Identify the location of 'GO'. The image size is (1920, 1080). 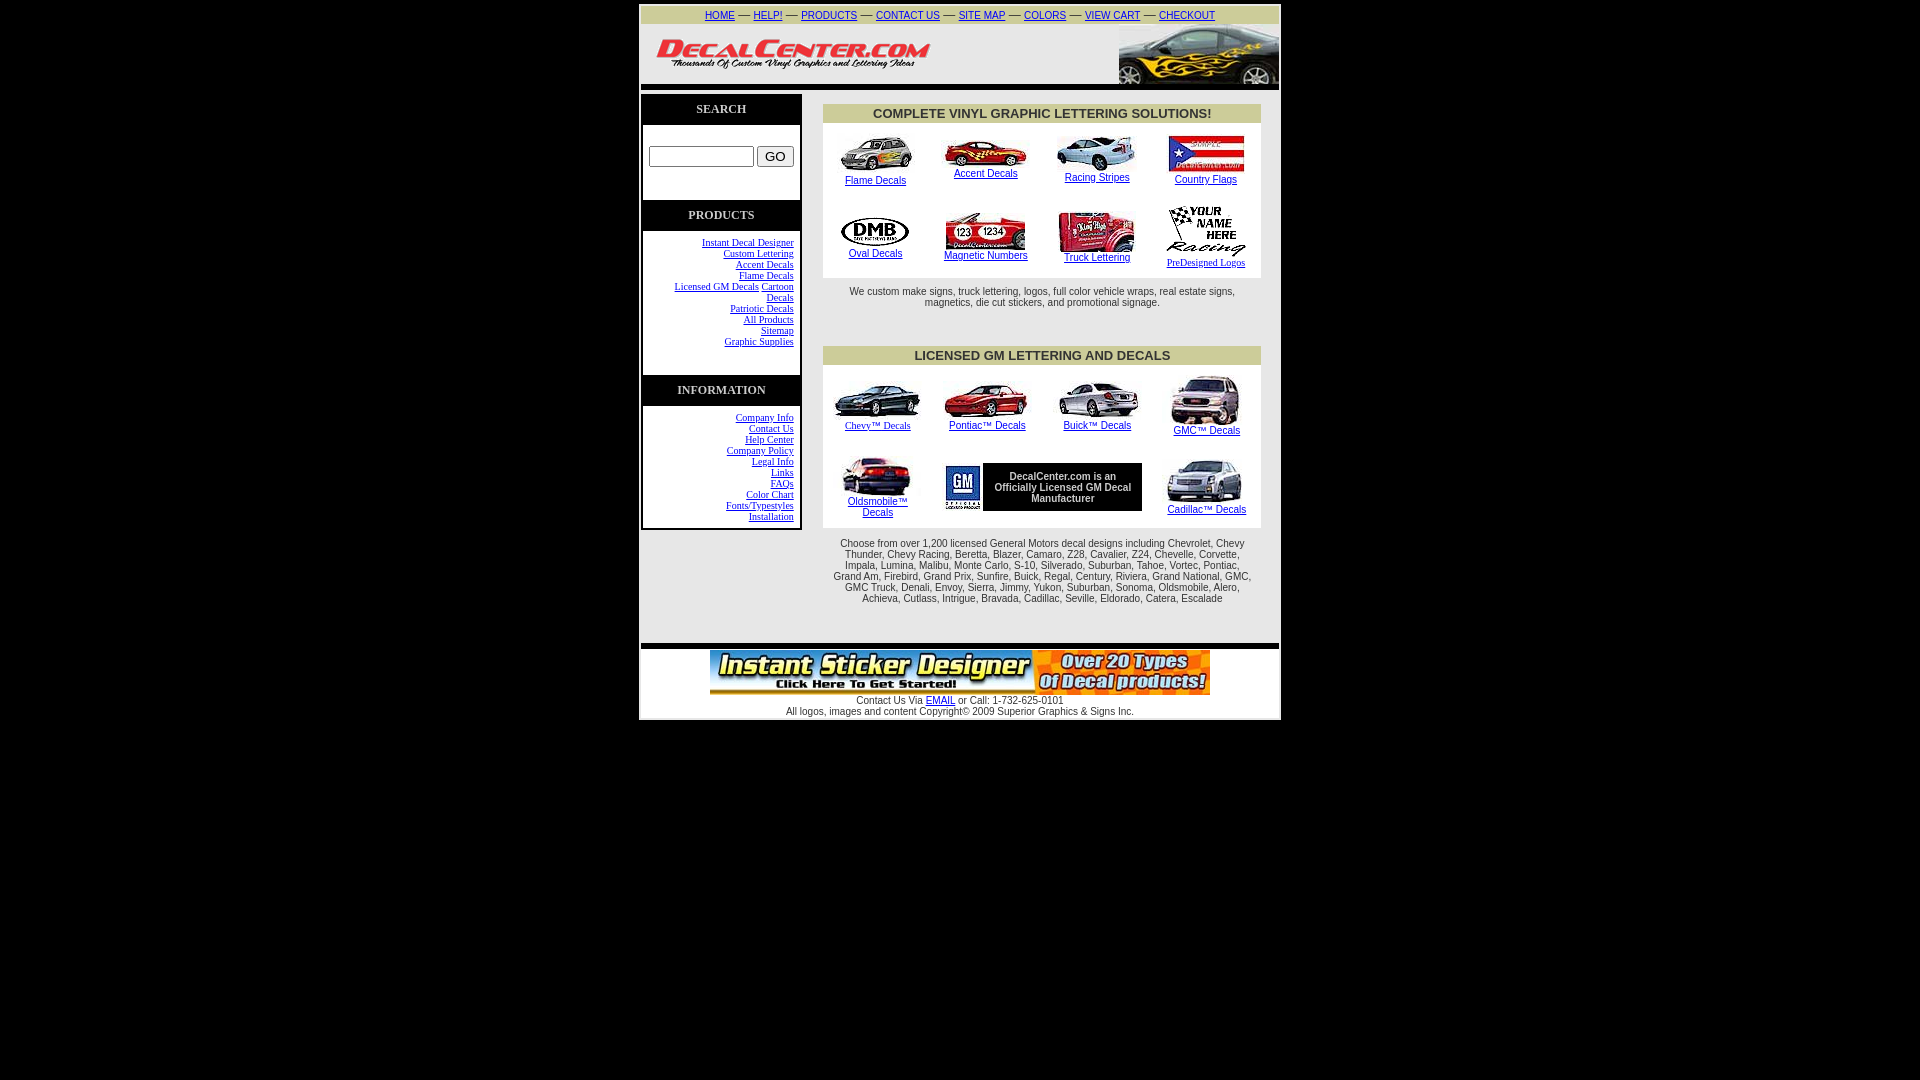
(774, 155).